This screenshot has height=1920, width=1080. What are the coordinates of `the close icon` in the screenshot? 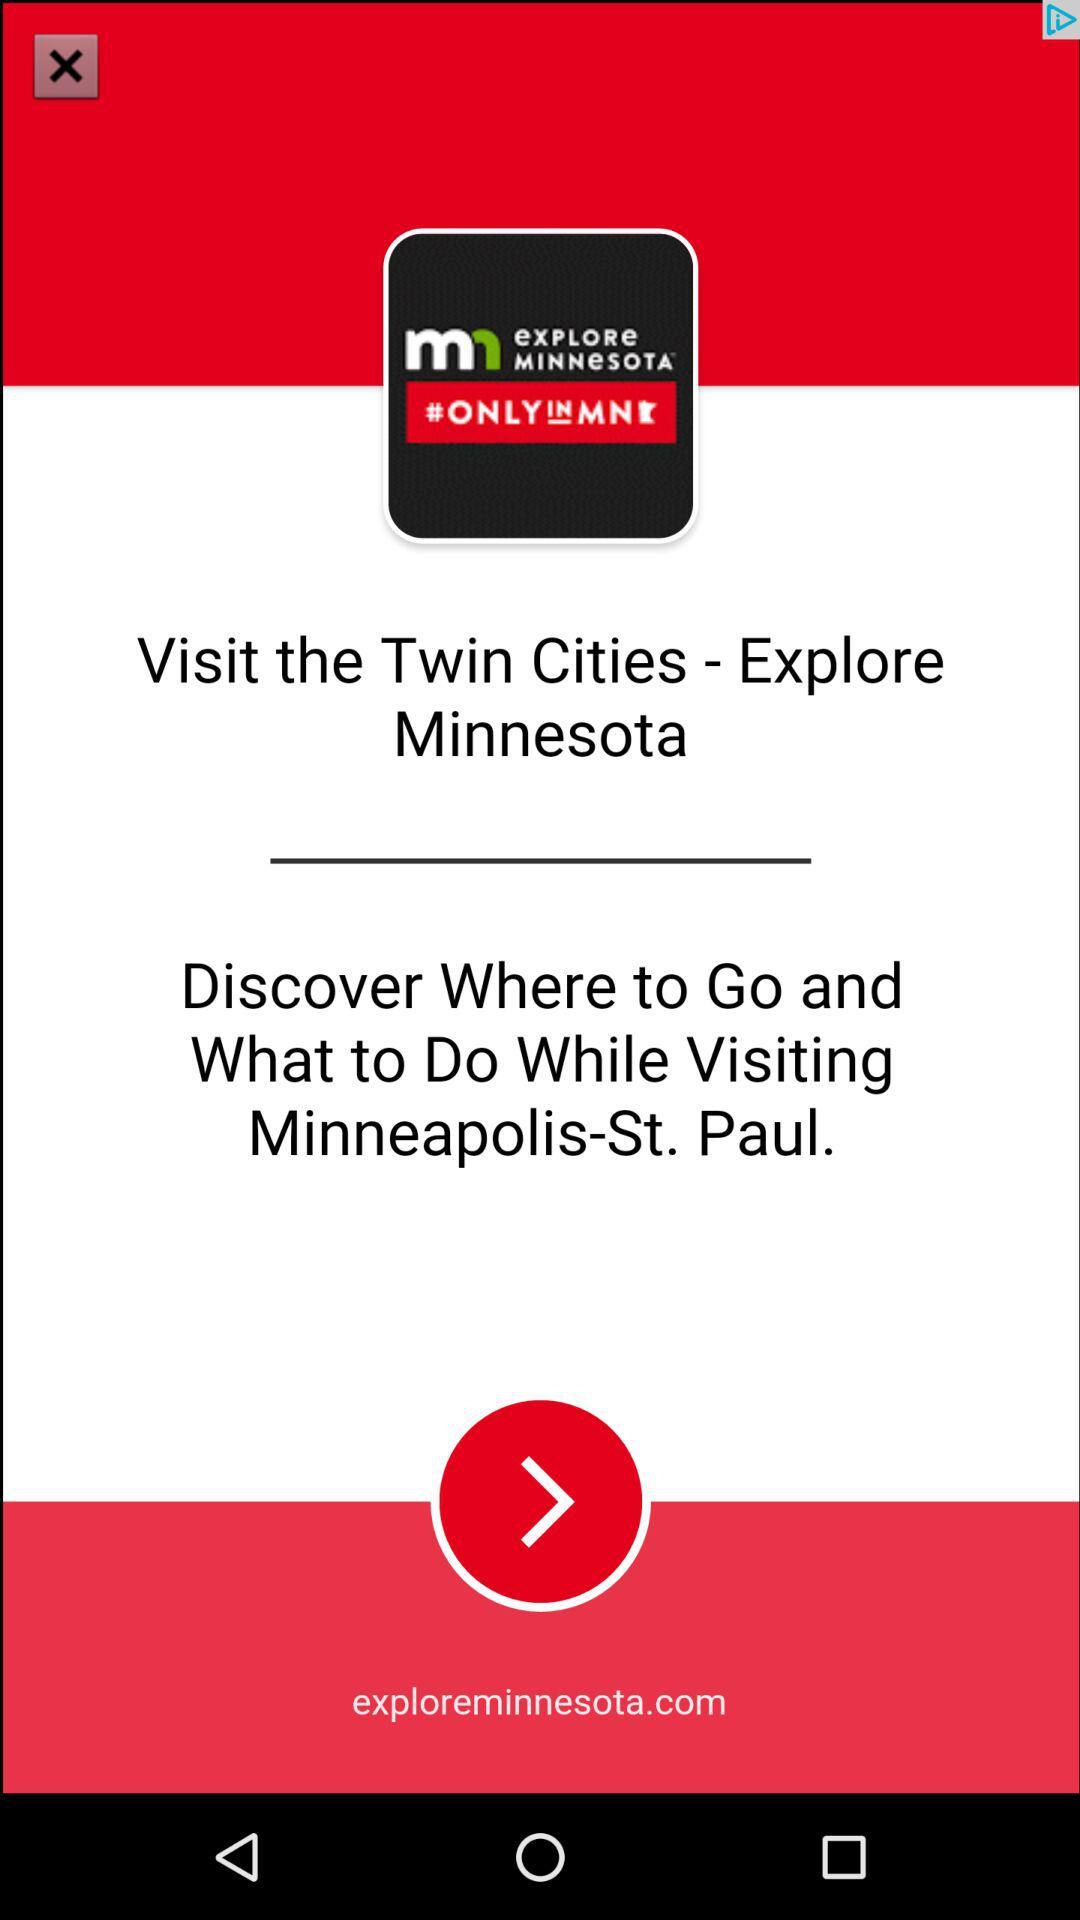 It's located at (77, 83).